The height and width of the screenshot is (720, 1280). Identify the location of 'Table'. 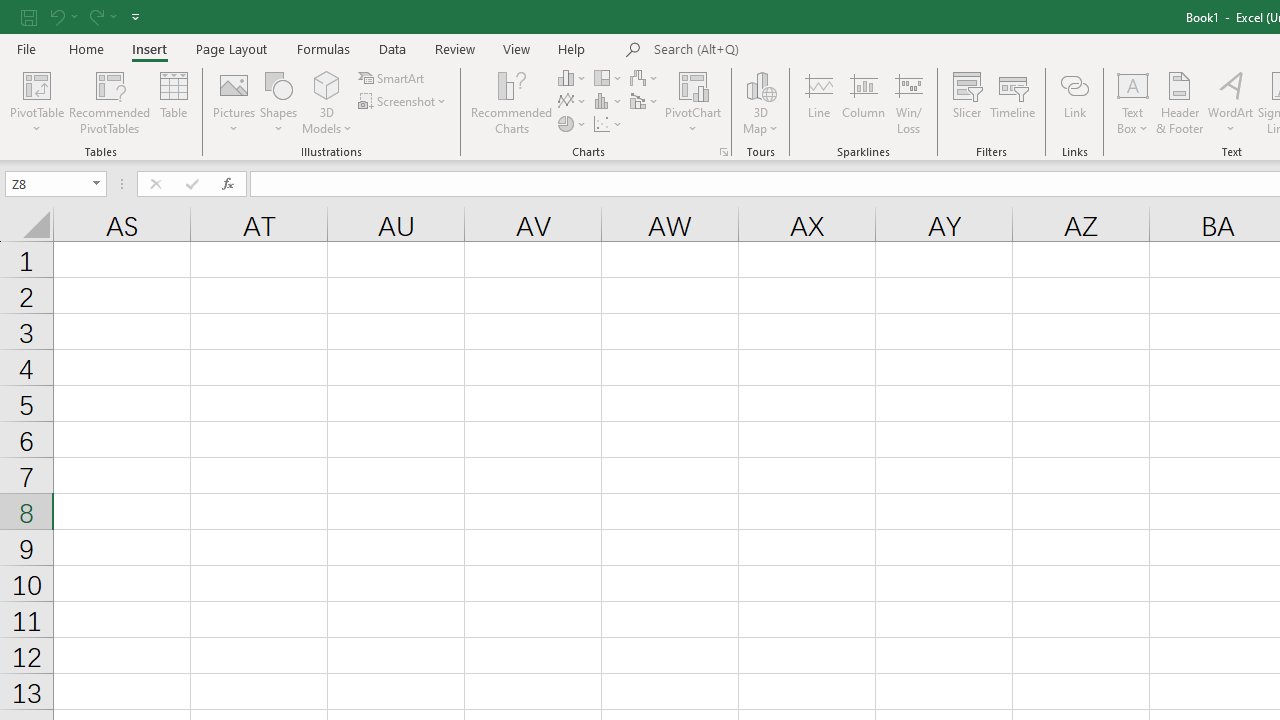
(174, 103).